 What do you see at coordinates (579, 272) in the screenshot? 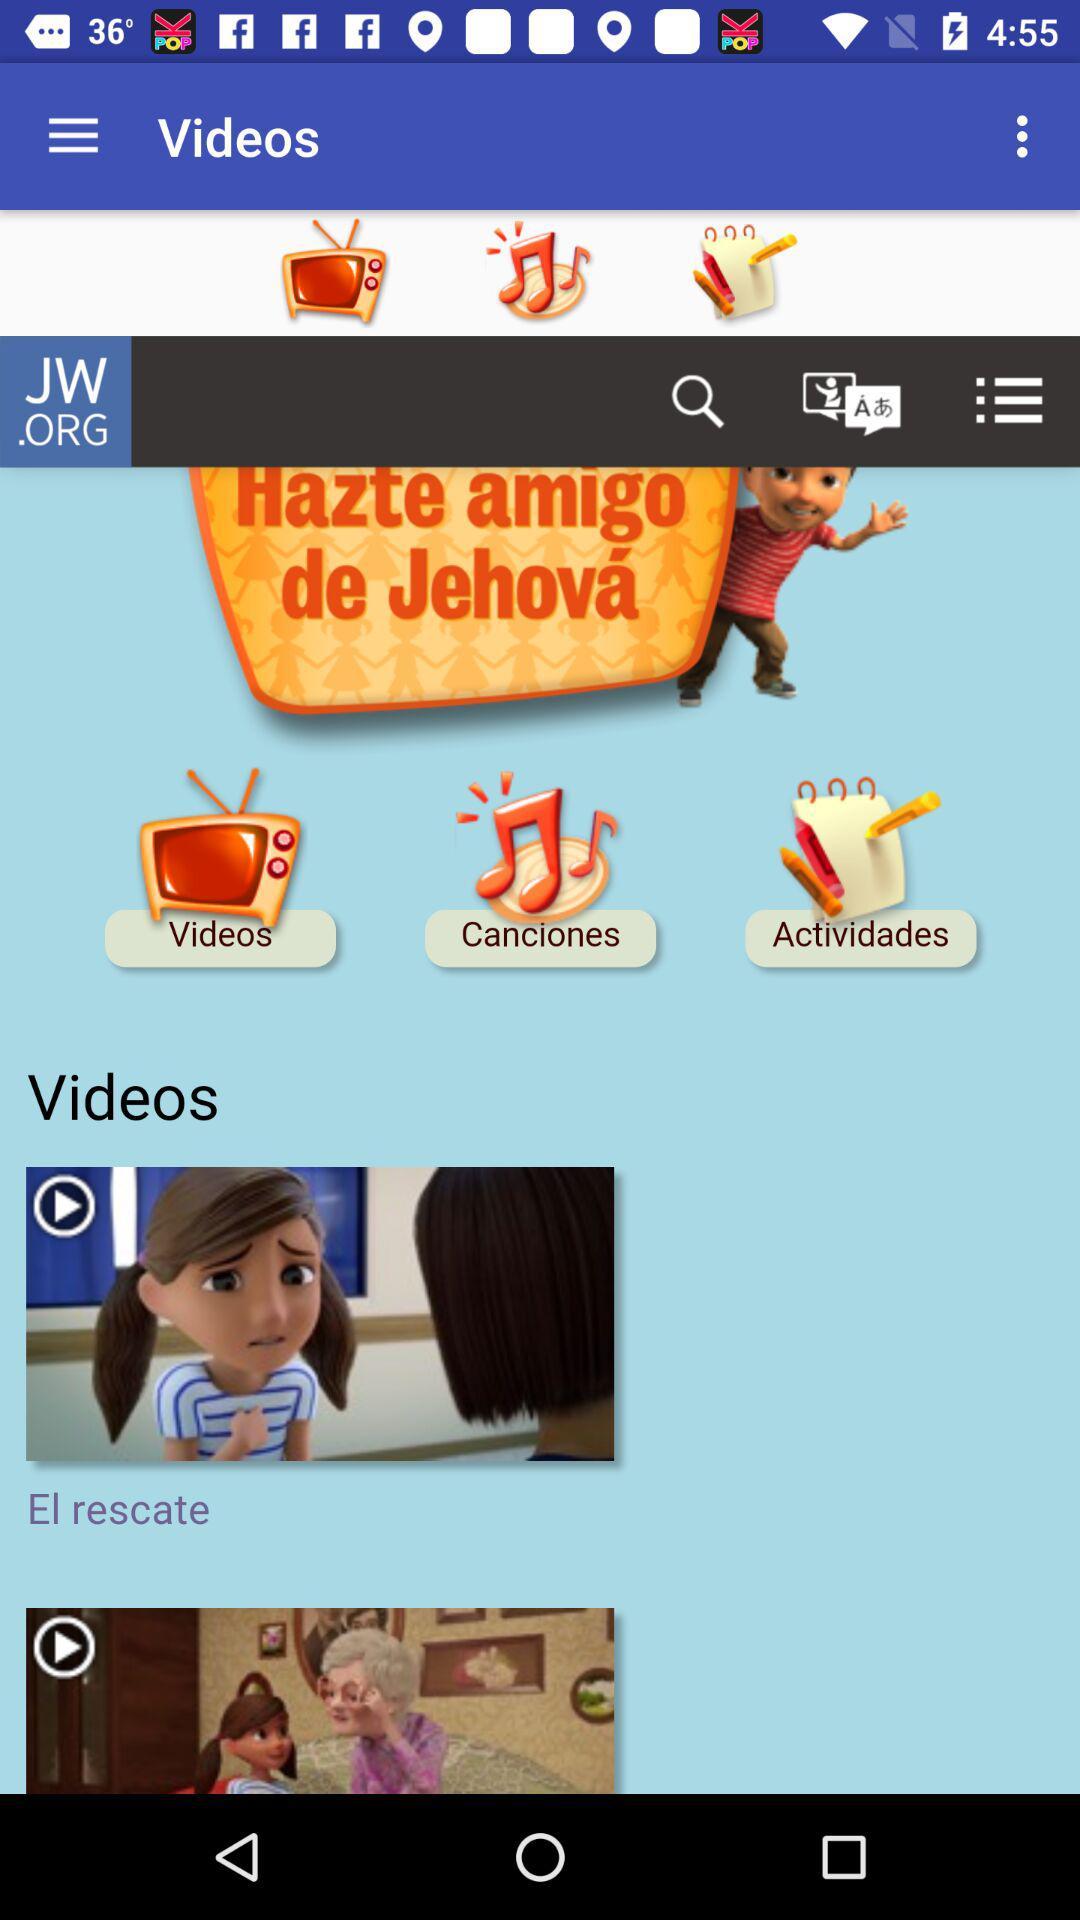
I see `the app option` at bounding box center [579, 272].